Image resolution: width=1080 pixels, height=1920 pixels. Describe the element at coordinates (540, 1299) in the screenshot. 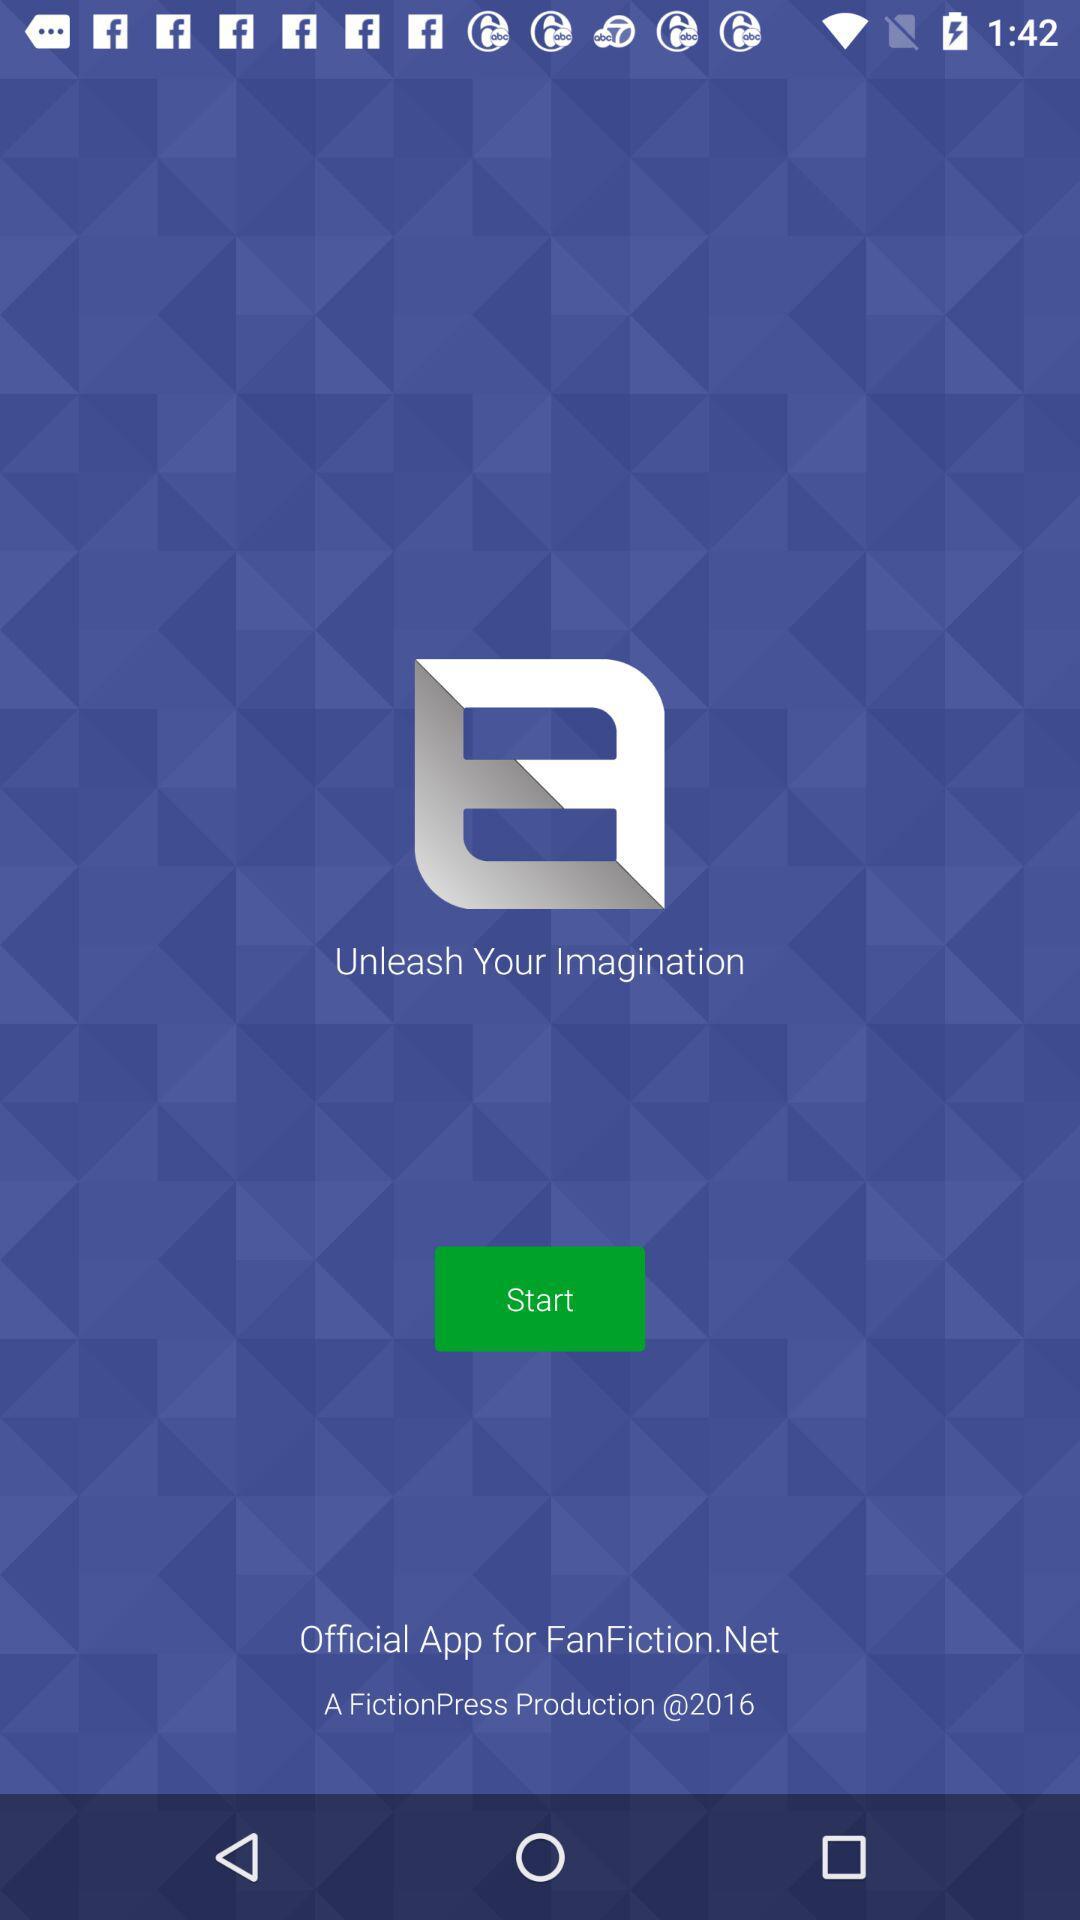

I see `item below the unleash your imagination icon` at that location.